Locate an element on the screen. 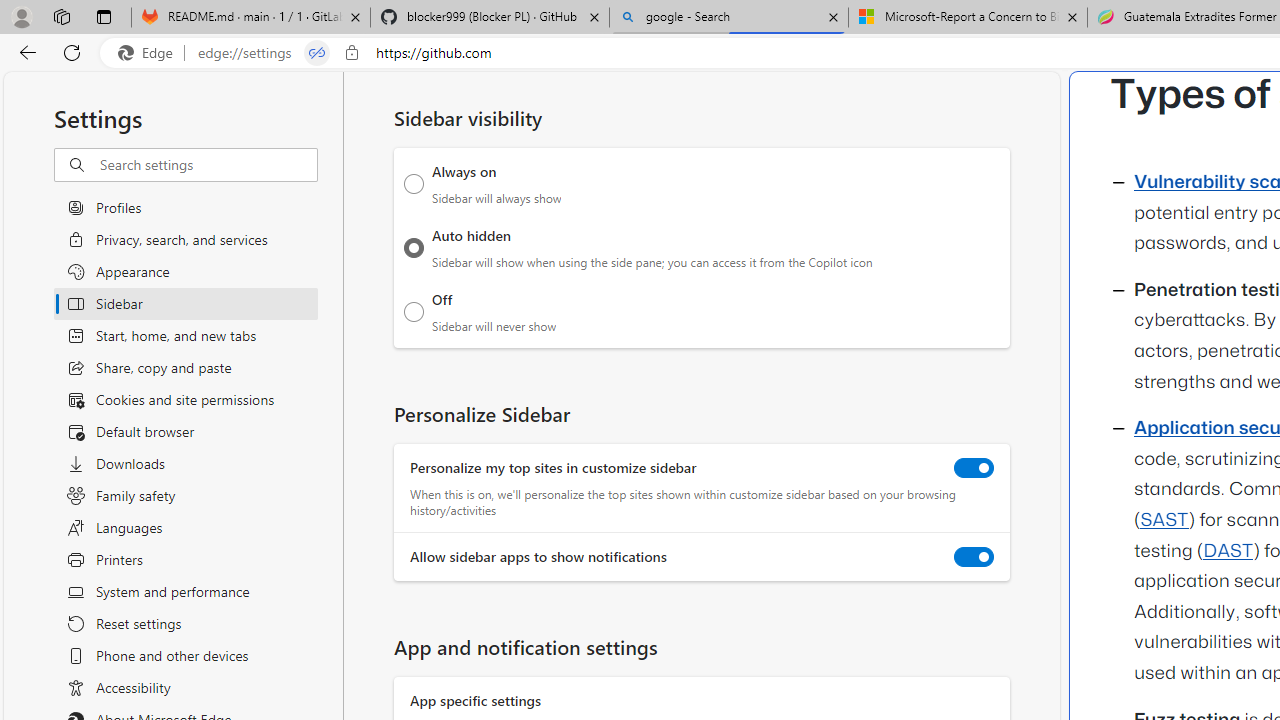  'Microsoft-Report a Concern to Bing' is located at coordinates (967, 17).